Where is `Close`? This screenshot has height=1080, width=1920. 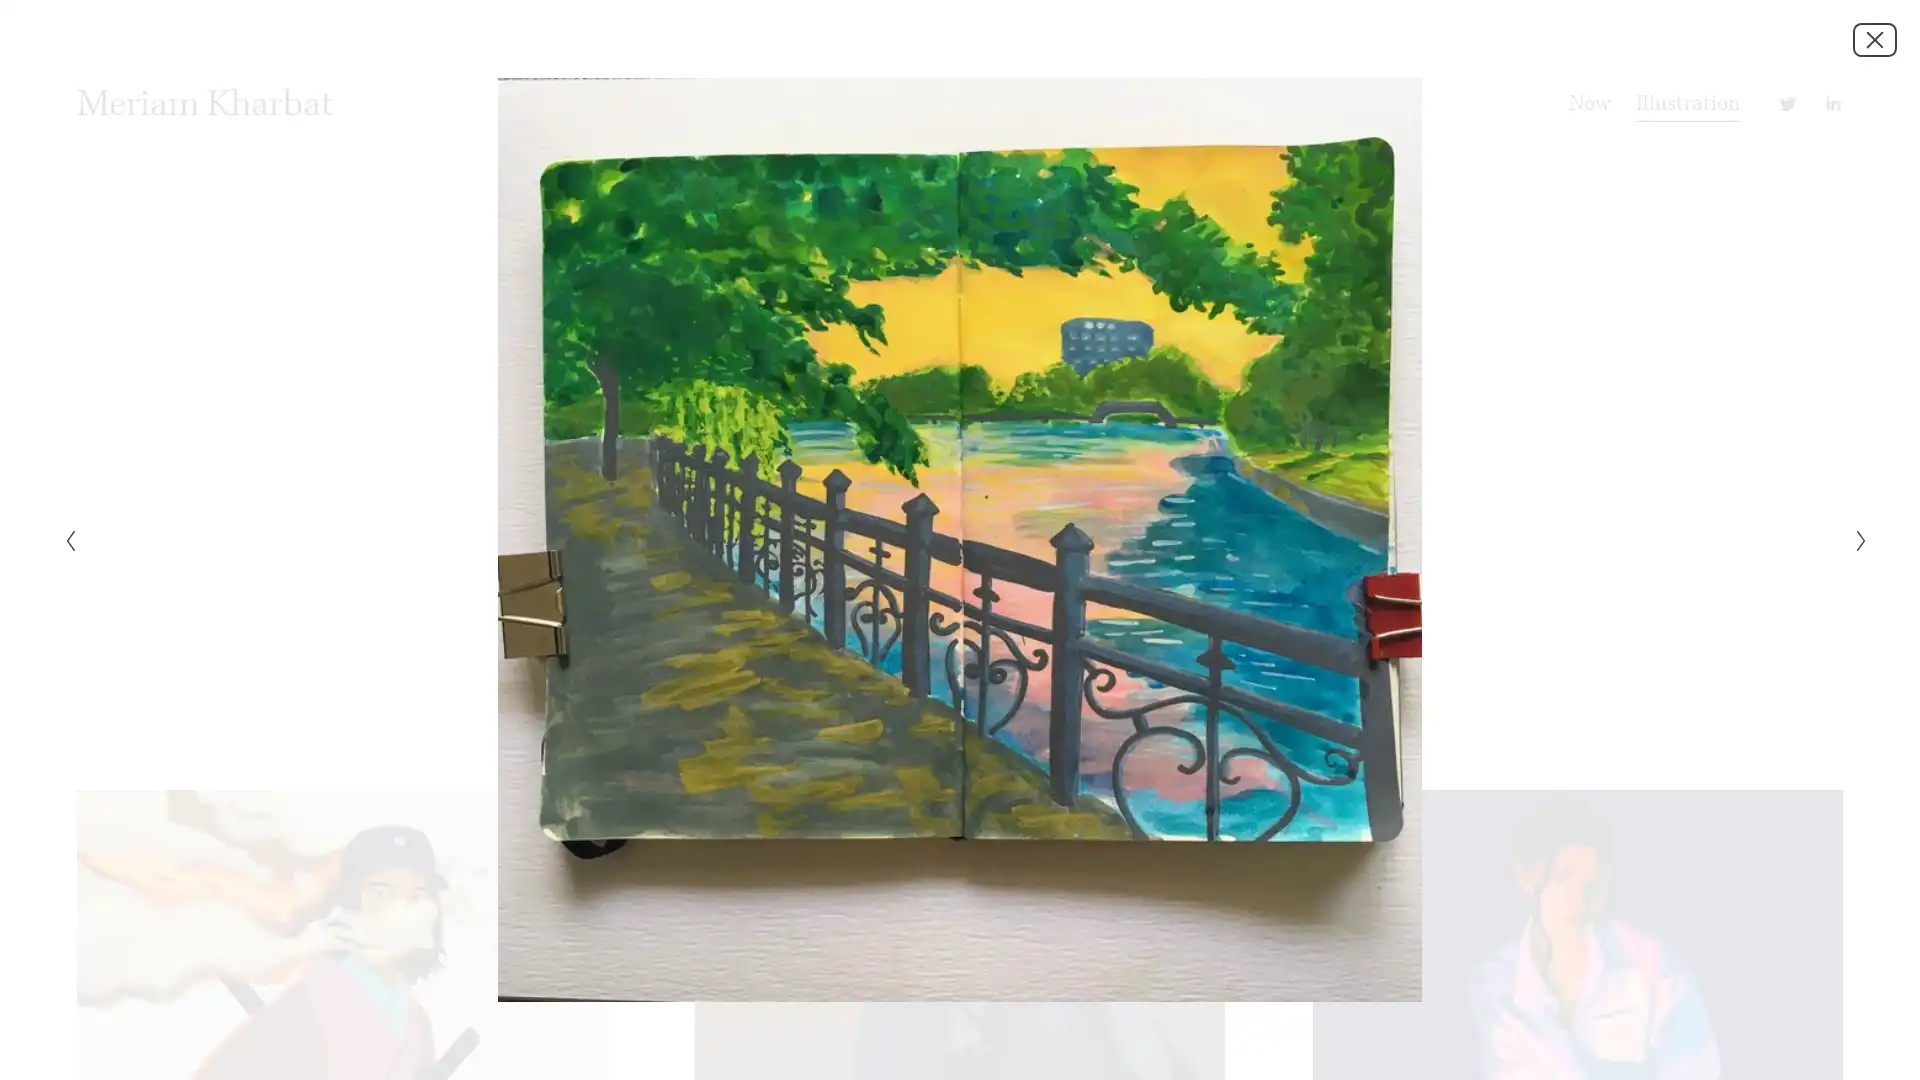 Close is located at coordinates (1874, 38).